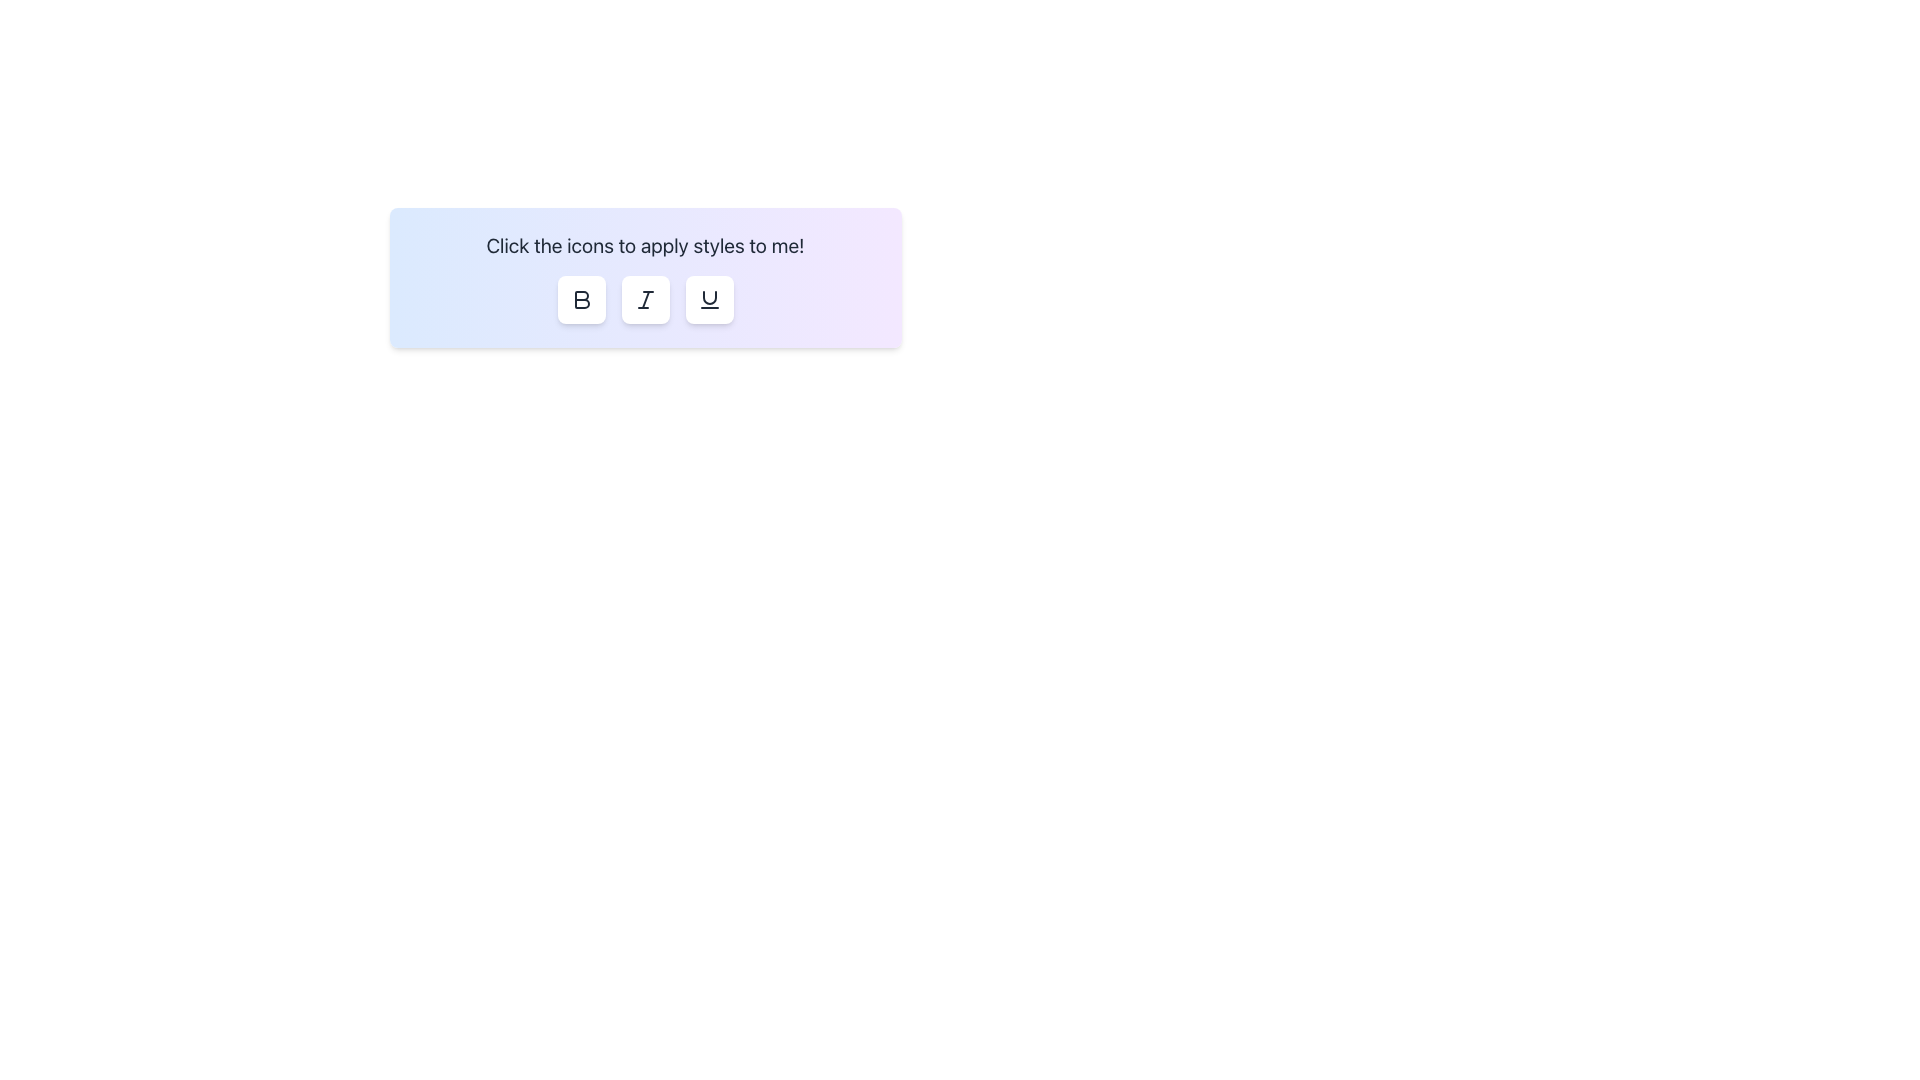 Image resolution: width=1920 pixels, height=1080 pixels. Describe the element at coordinates (645, 300) in the screenshot. I see `the second button in a horizontal row used for toggling italic formatting on text` at that location.